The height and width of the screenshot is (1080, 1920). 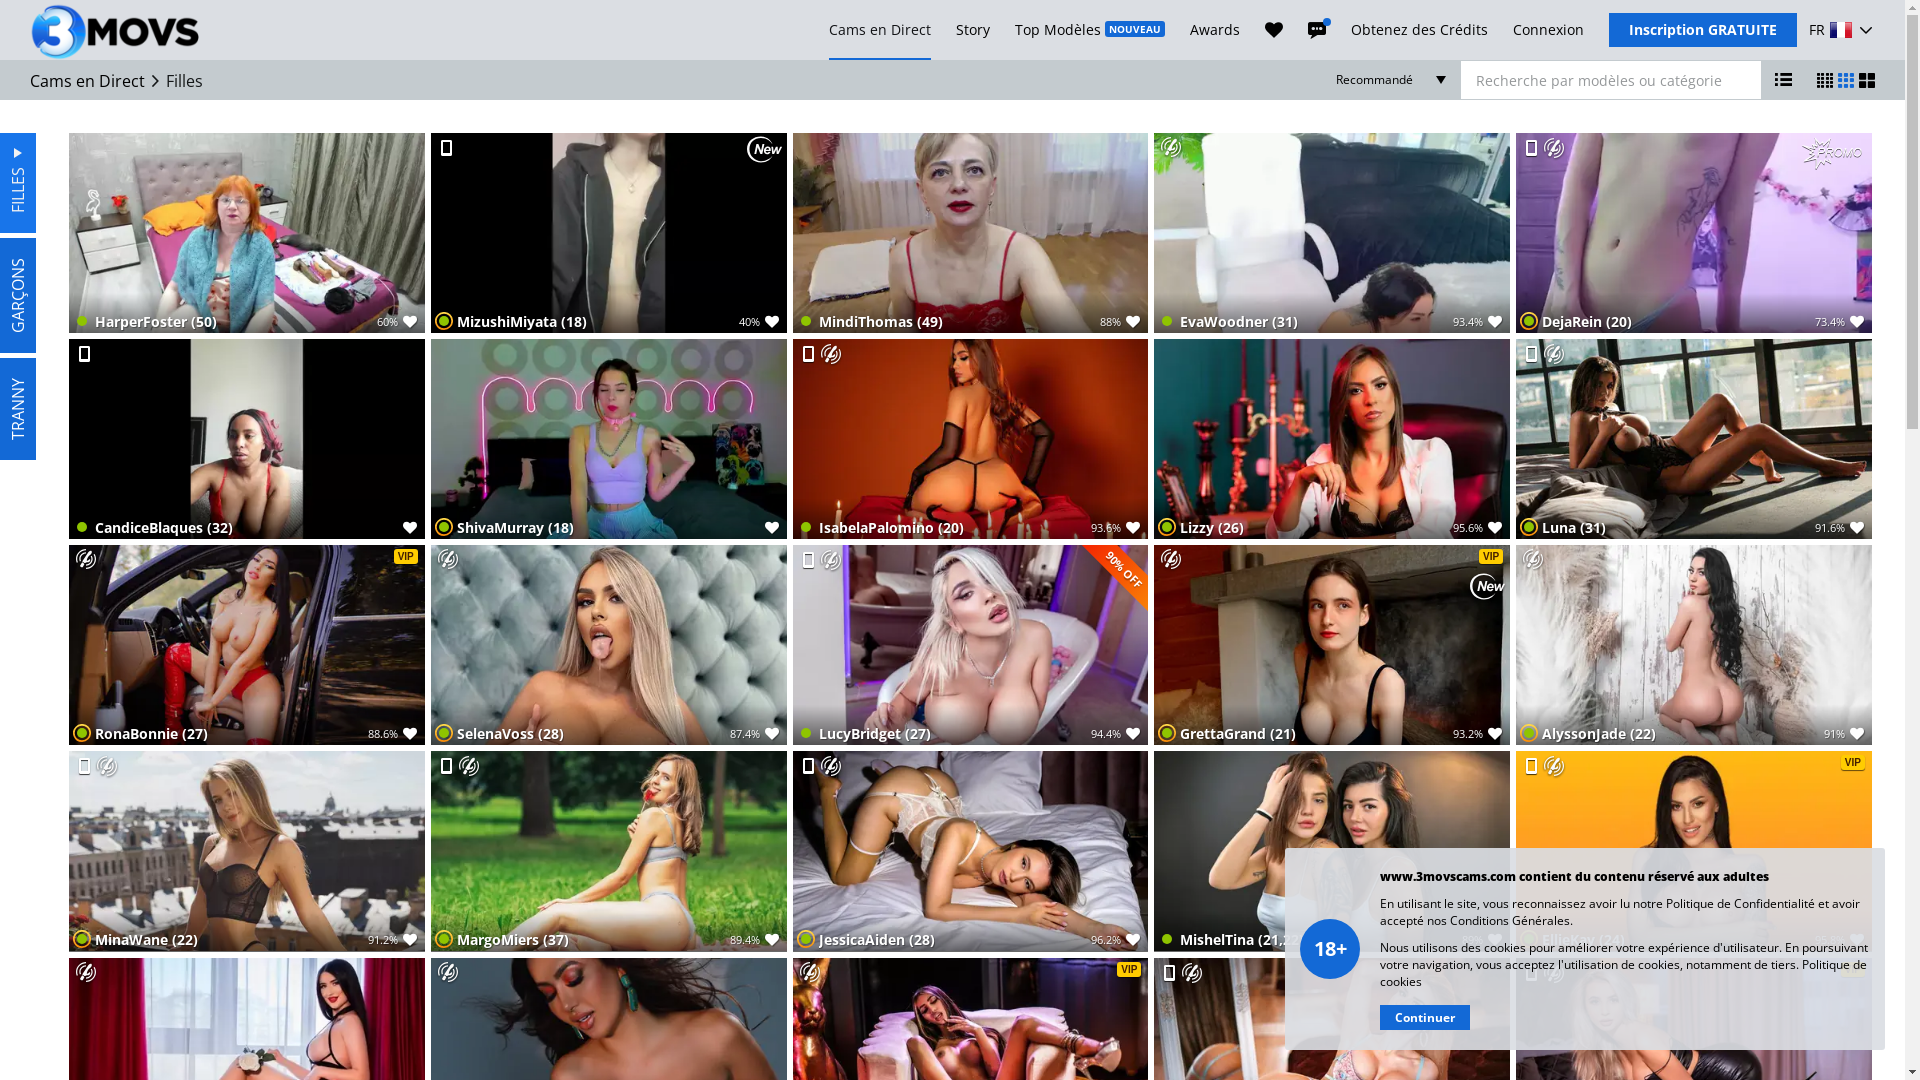 I want to click on 'Awards', so click(x=1213, y=30).